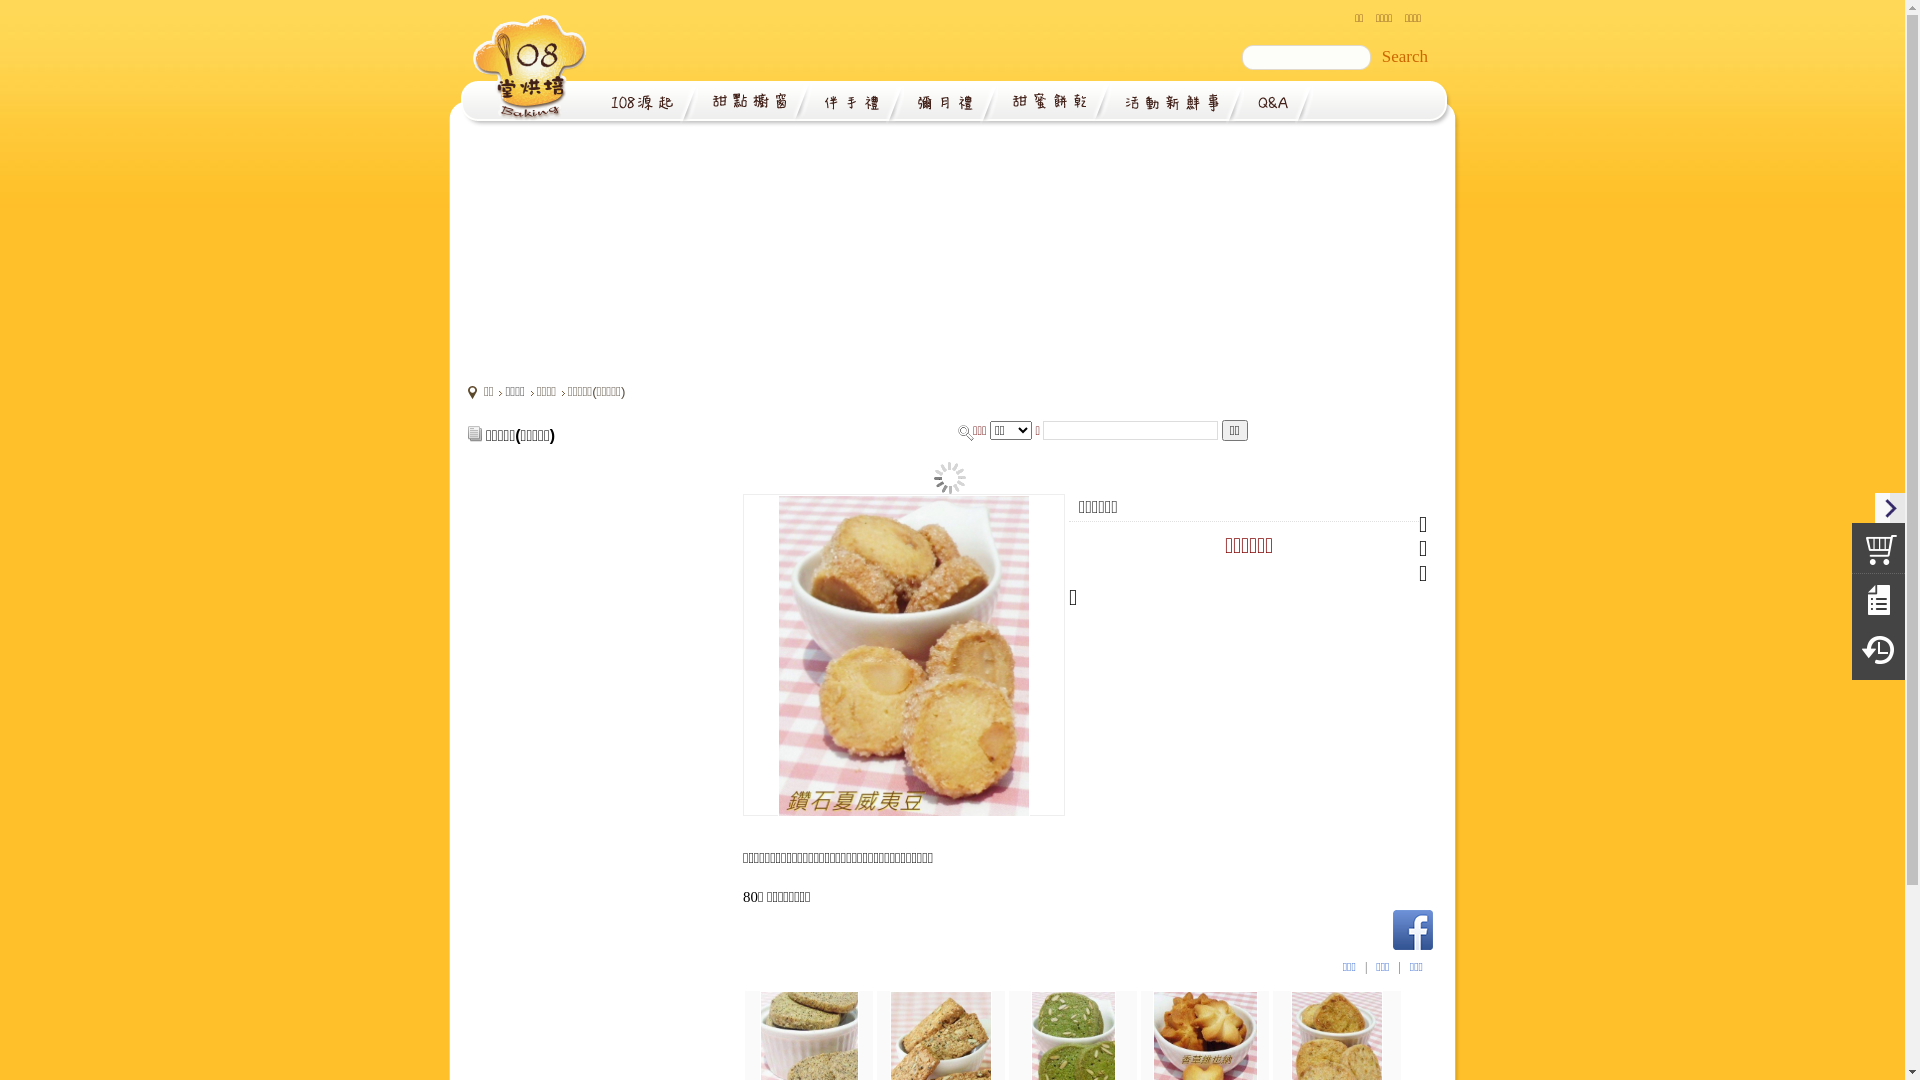  I want to click on 'Search', so click(1404, 56).